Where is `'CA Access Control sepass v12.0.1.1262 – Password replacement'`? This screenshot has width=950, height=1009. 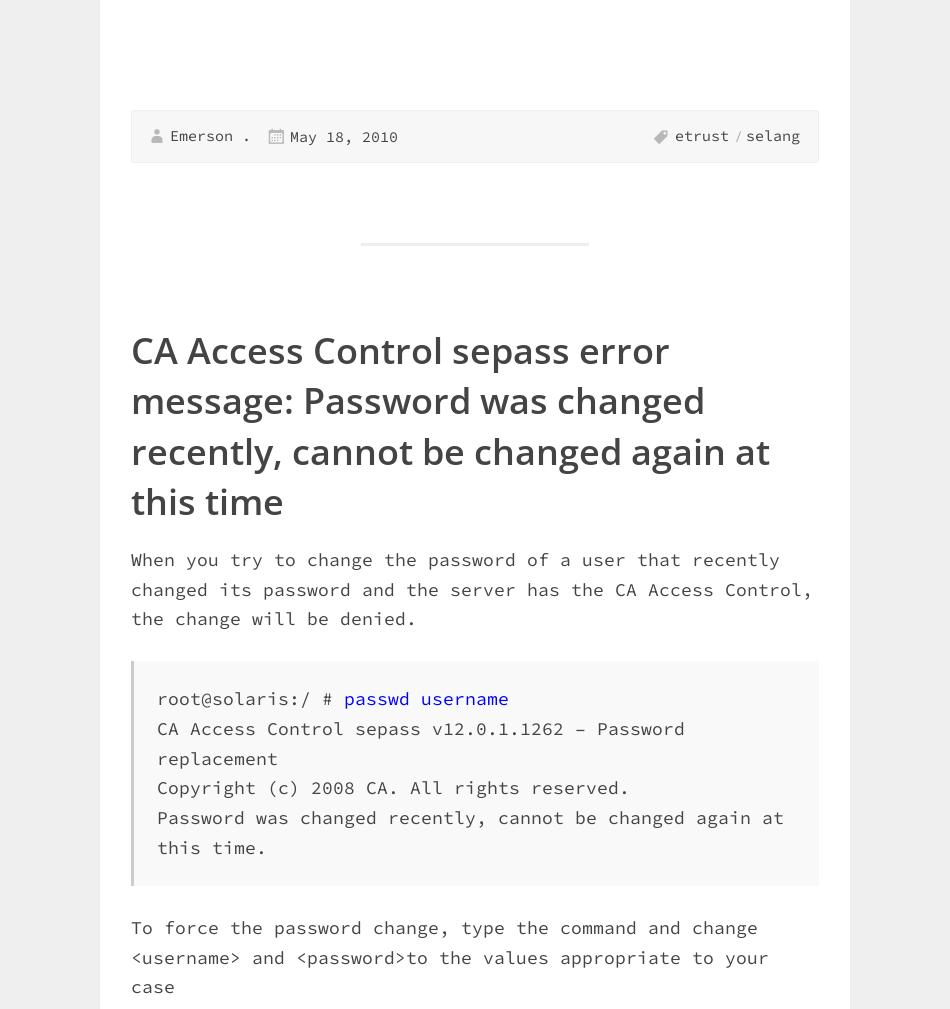 'CA Access Control sepass v12.0.1.1262 – Password replacement' is located at coordinates (420, 743).